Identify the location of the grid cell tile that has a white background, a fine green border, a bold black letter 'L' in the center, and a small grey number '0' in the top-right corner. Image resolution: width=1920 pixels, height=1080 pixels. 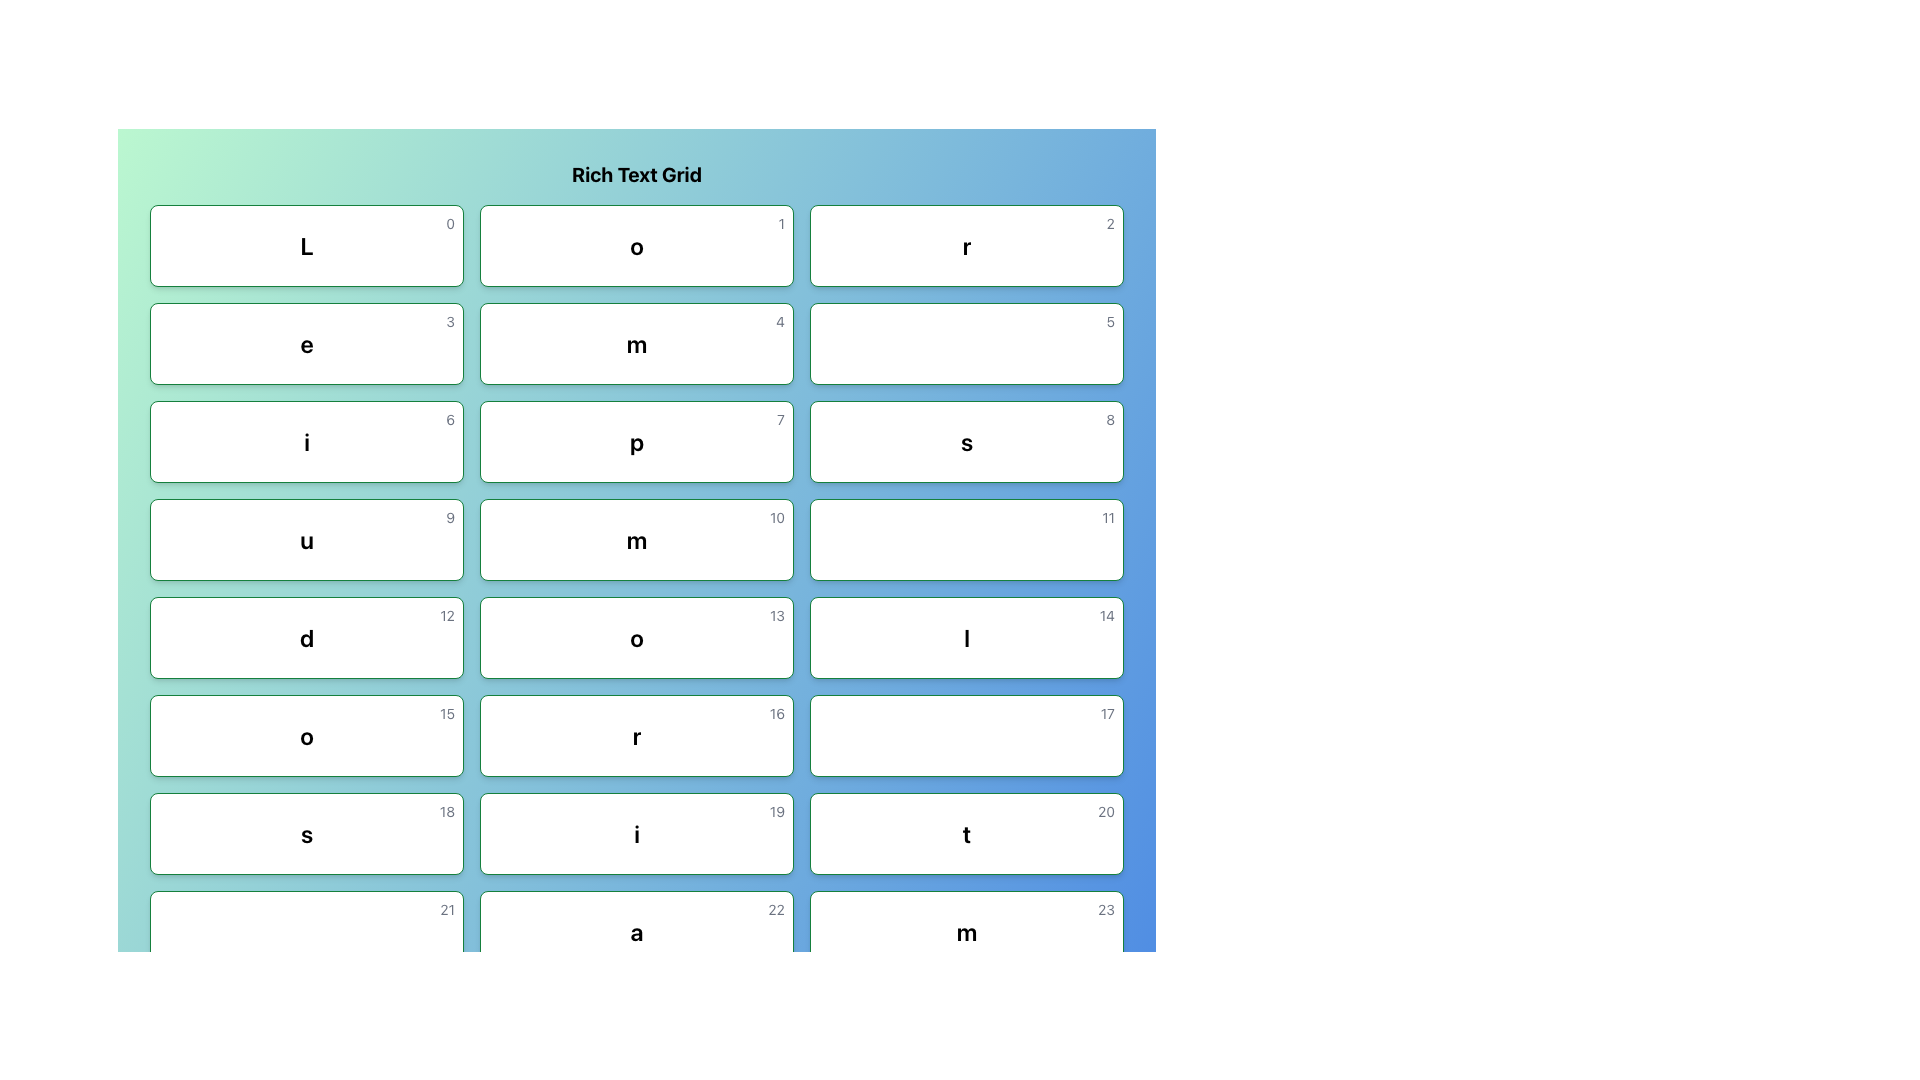
(306, 245).